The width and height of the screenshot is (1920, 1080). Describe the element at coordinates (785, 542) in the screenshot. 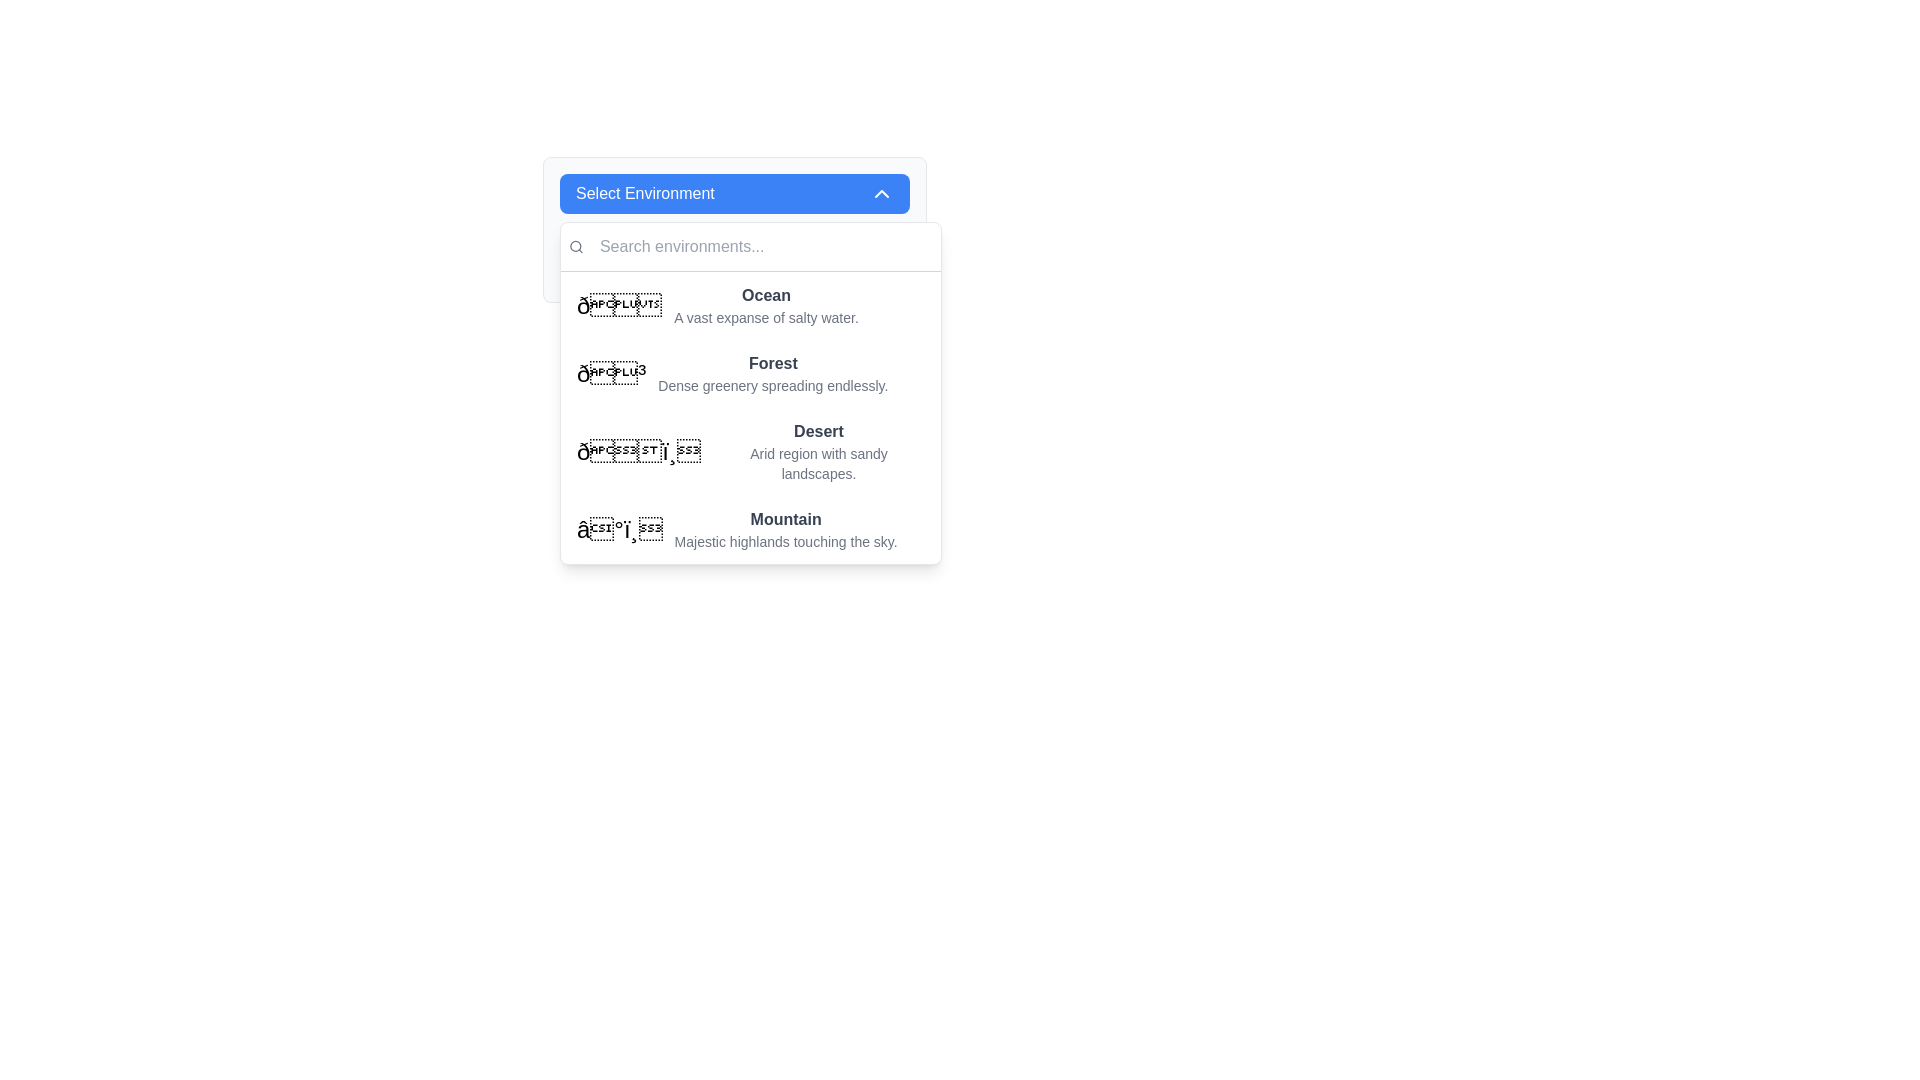

I see `the descriptive text displaying 'Majestic highlands touching the sky.' which is styled in gray and is smaller than nearby elements` at that location.